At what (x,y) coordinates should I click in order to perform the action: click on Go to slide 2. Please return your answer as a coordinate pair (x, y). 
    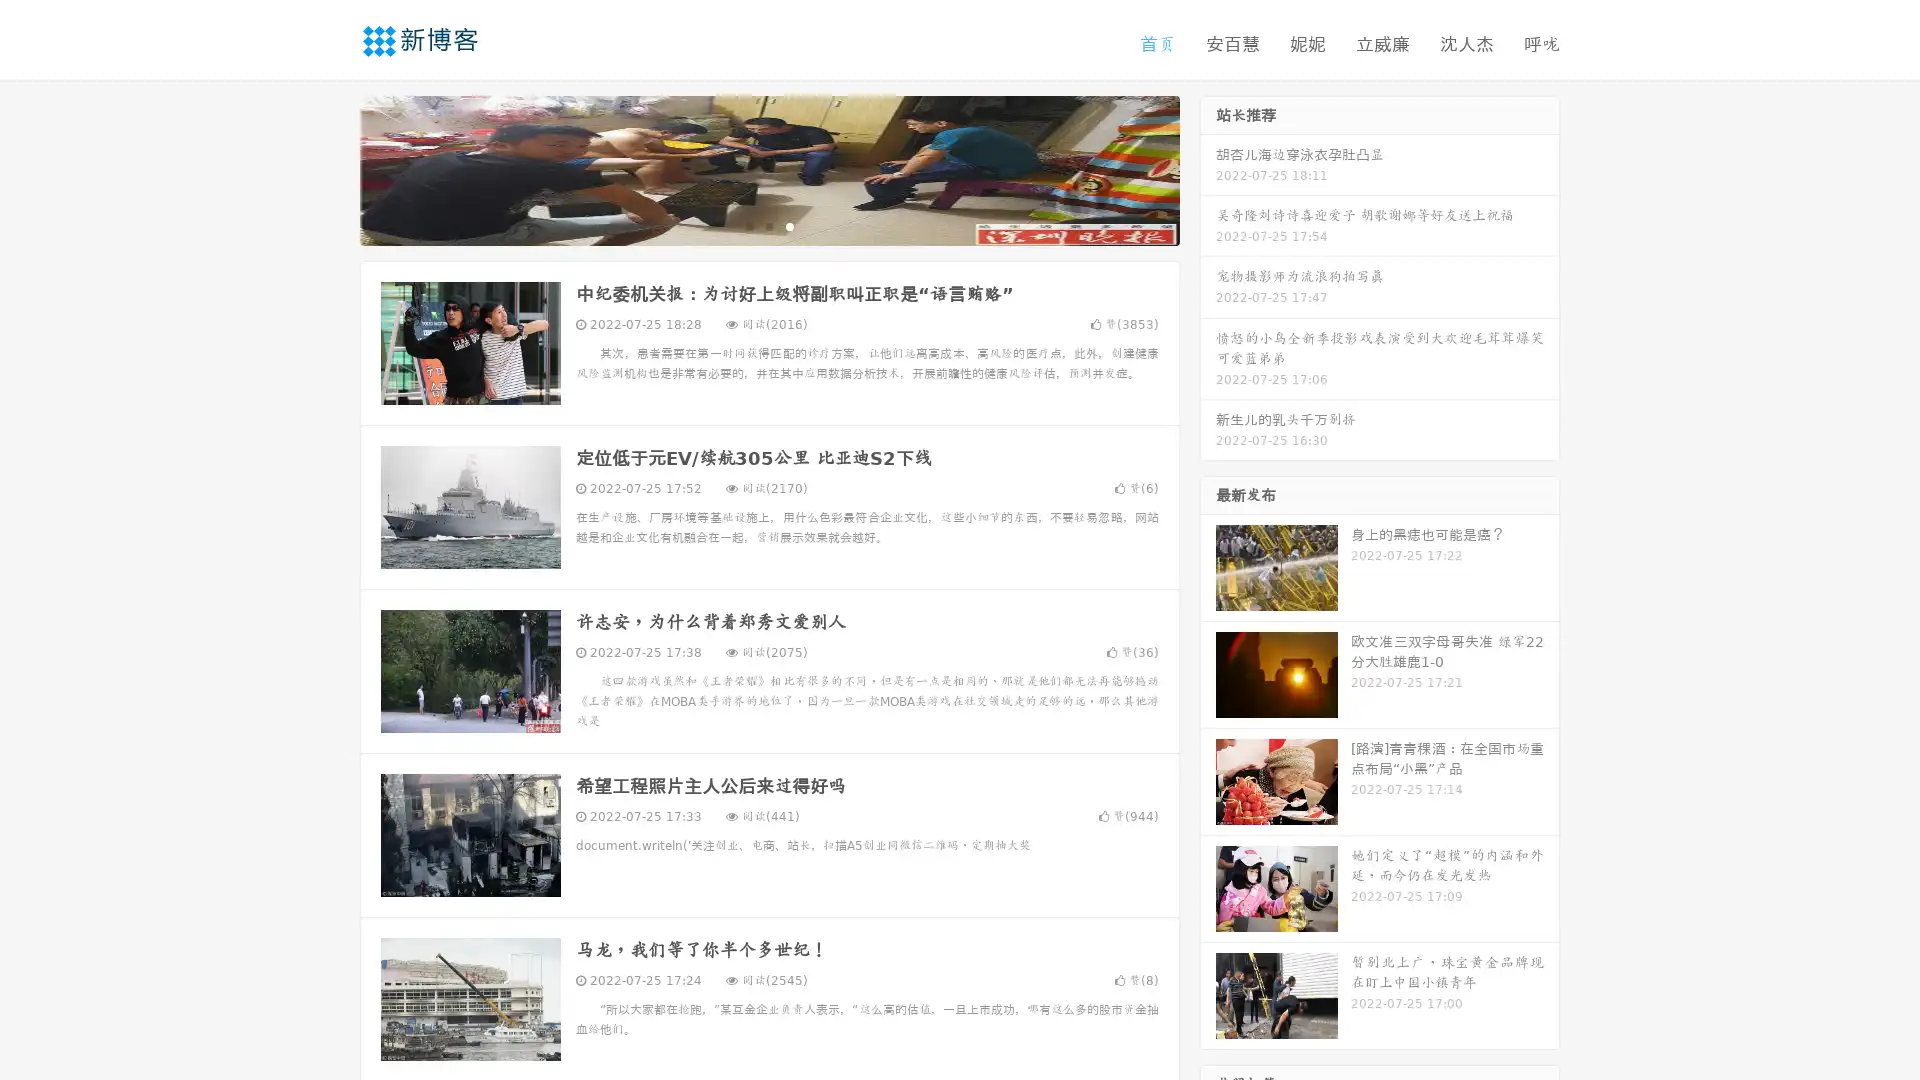
    Looking at the image, I should click on (768, 225).